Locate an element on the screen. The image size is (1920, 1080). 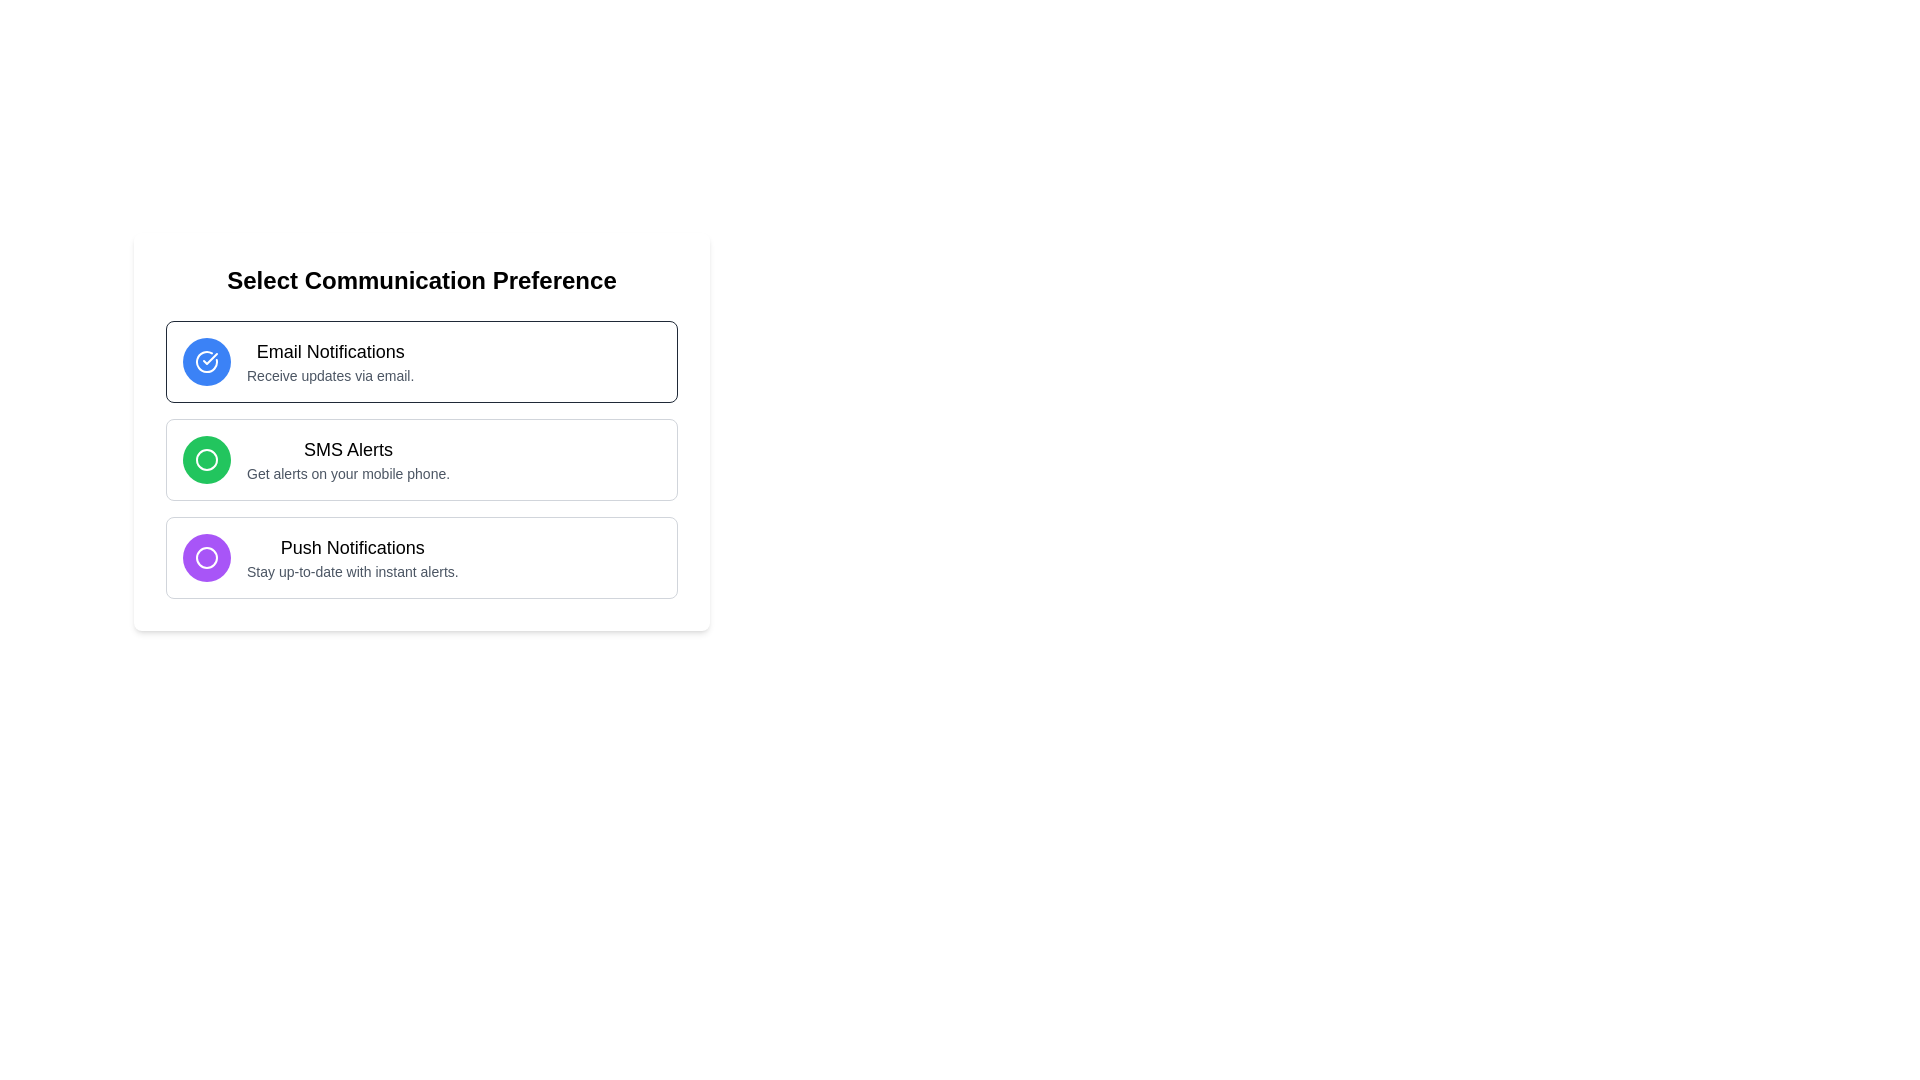
the SVG Circle that visually represents an icon in the second row of a vertically stacked list of icons and labels, positioned between the first and third row items is located at coordinates (206, 459).